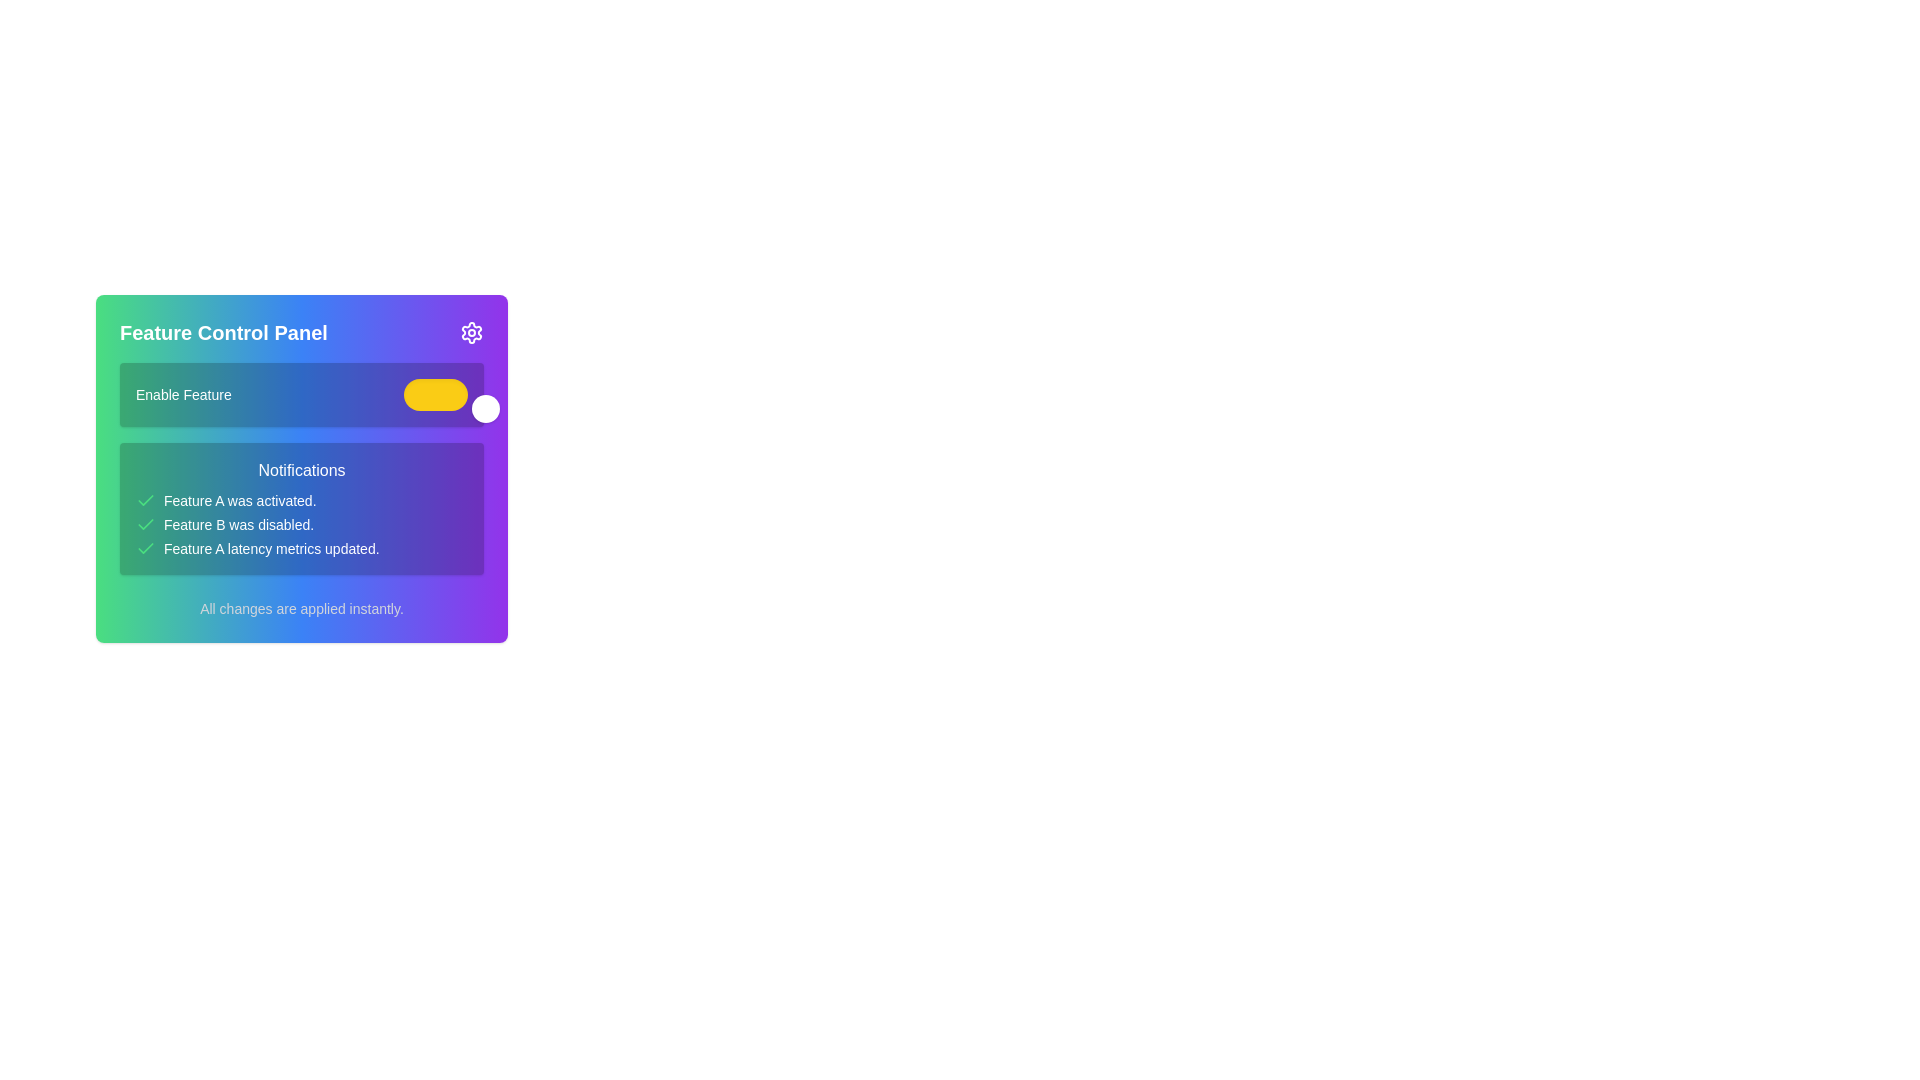 This screenshot has width=1920, height=1080. Describe the element at coordinates (470, 331) in the screenshot. I see `the gear-shaped settings icon located at the top-right corner of the 'Feature Control Panel'` at that location.